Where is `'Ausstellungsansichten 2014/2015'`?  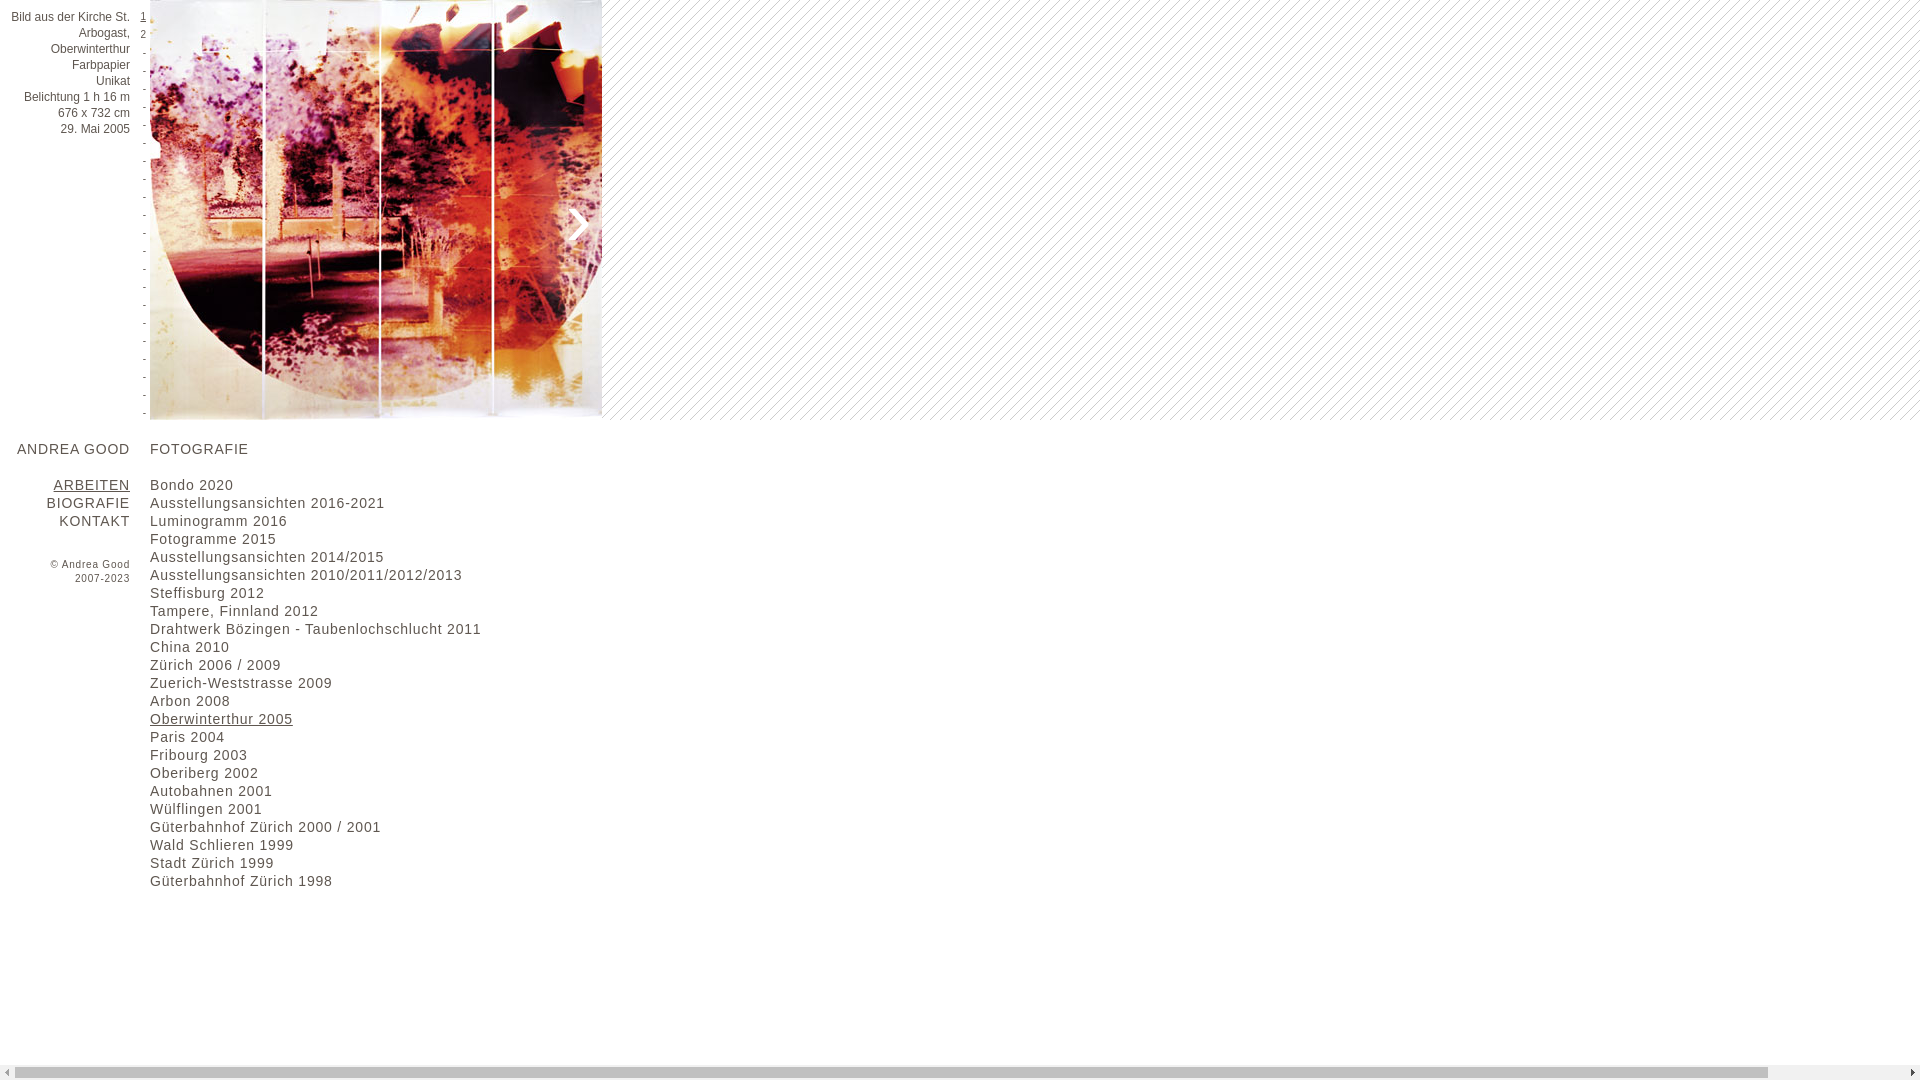
'Ausstellungsansichten 2014/2015' is located at coordinates (266, 556).